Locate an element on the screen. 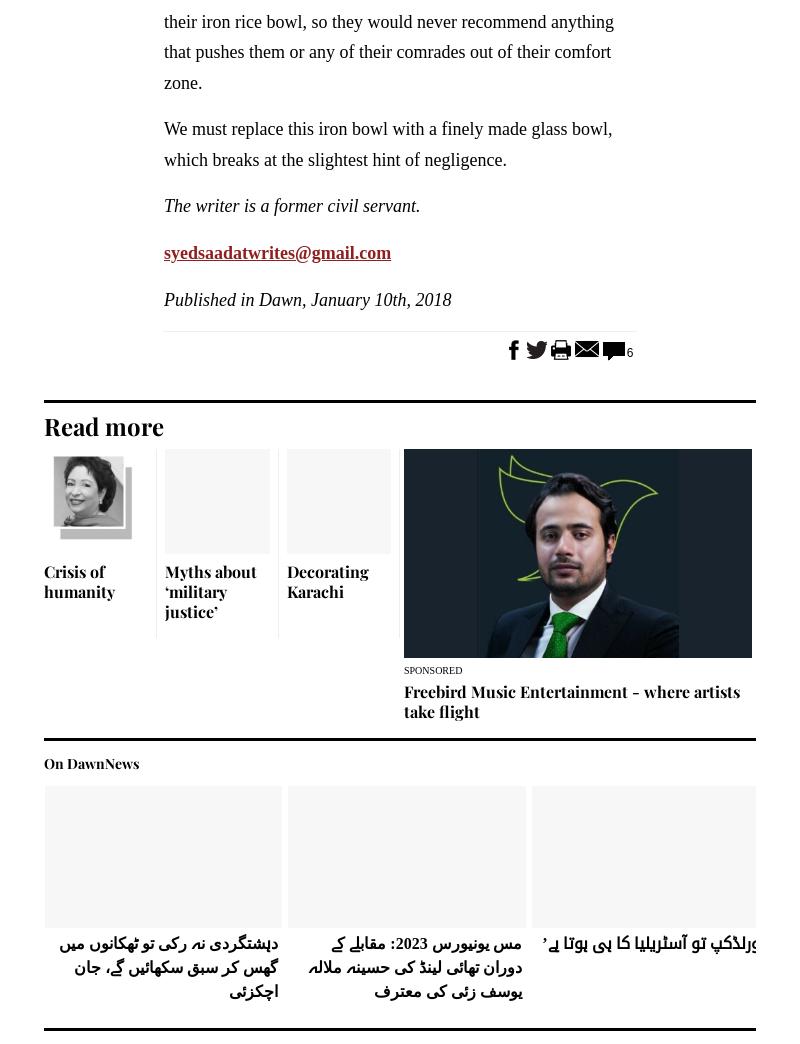 Image resolution: width=800 pixels, height=1044 pixels. '6' is located at coordinates (629, 352).